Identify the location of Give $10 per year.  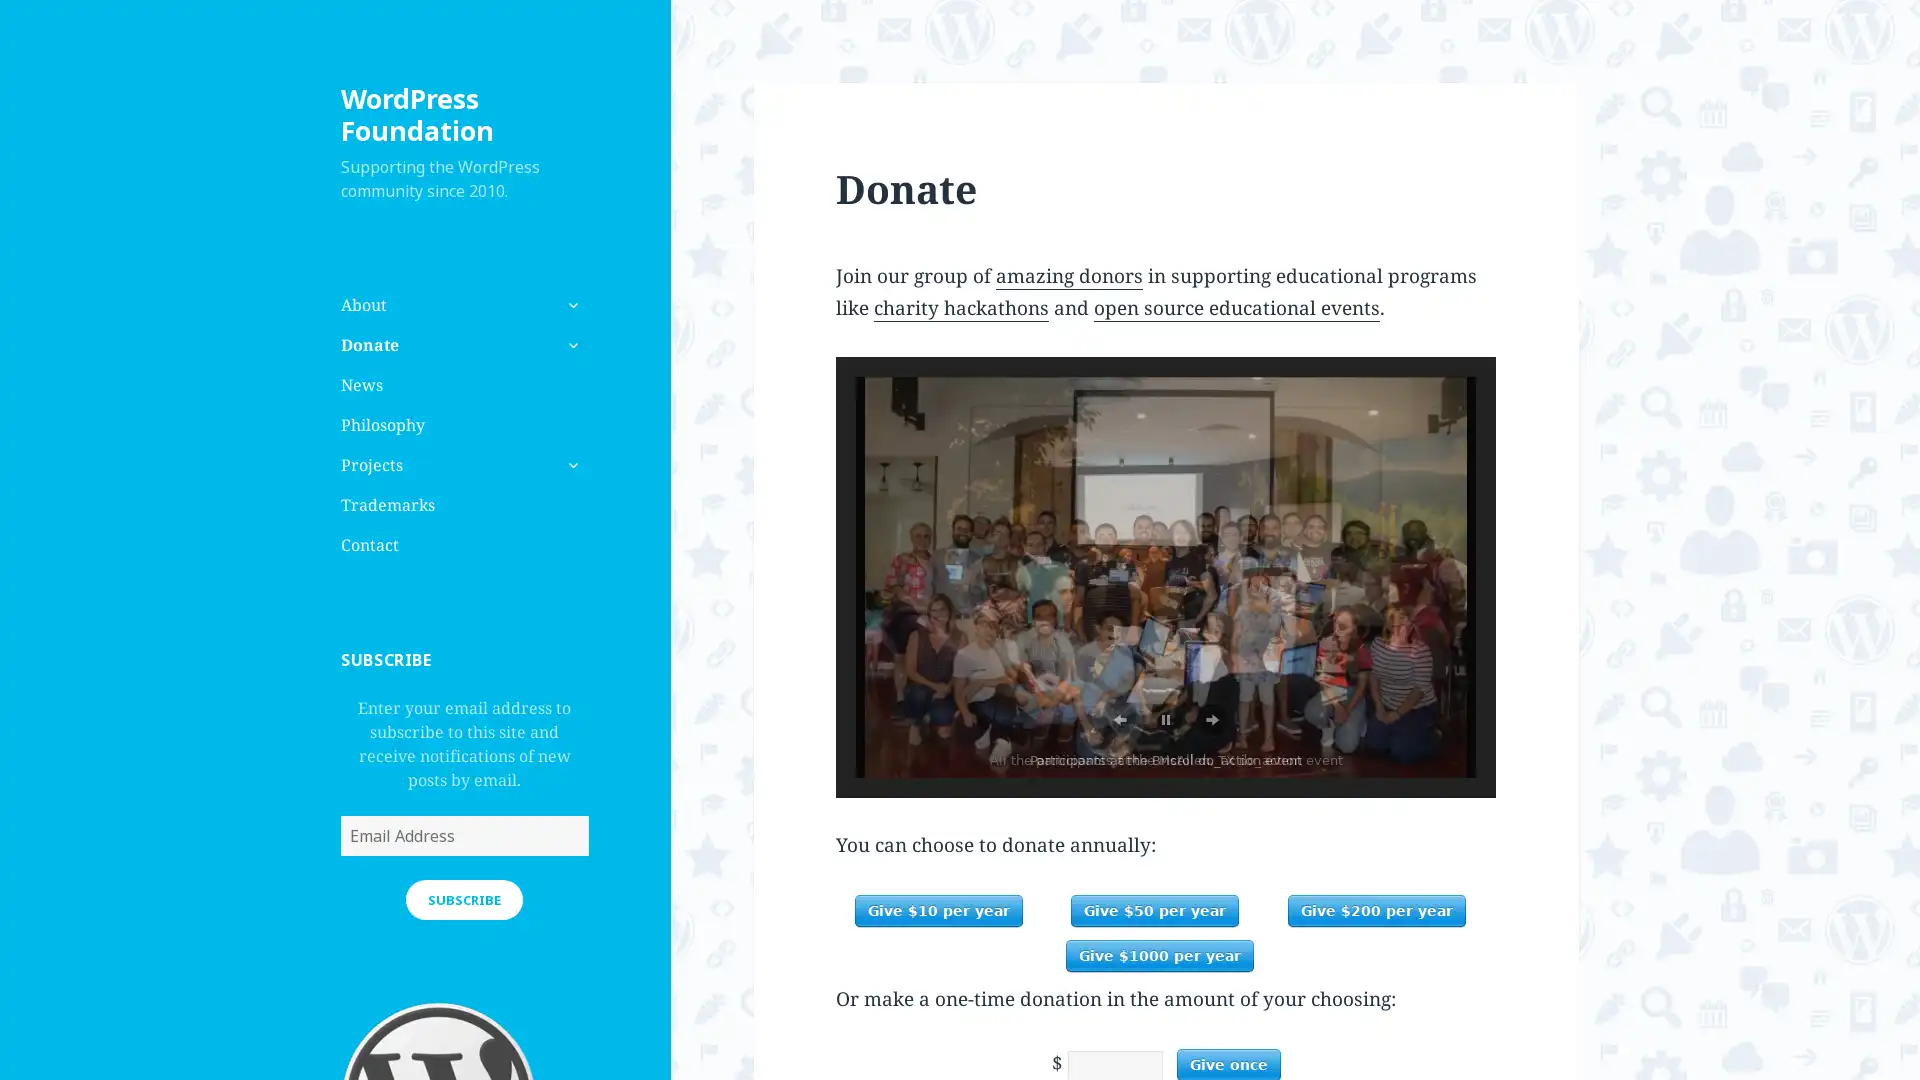
(936, 910).